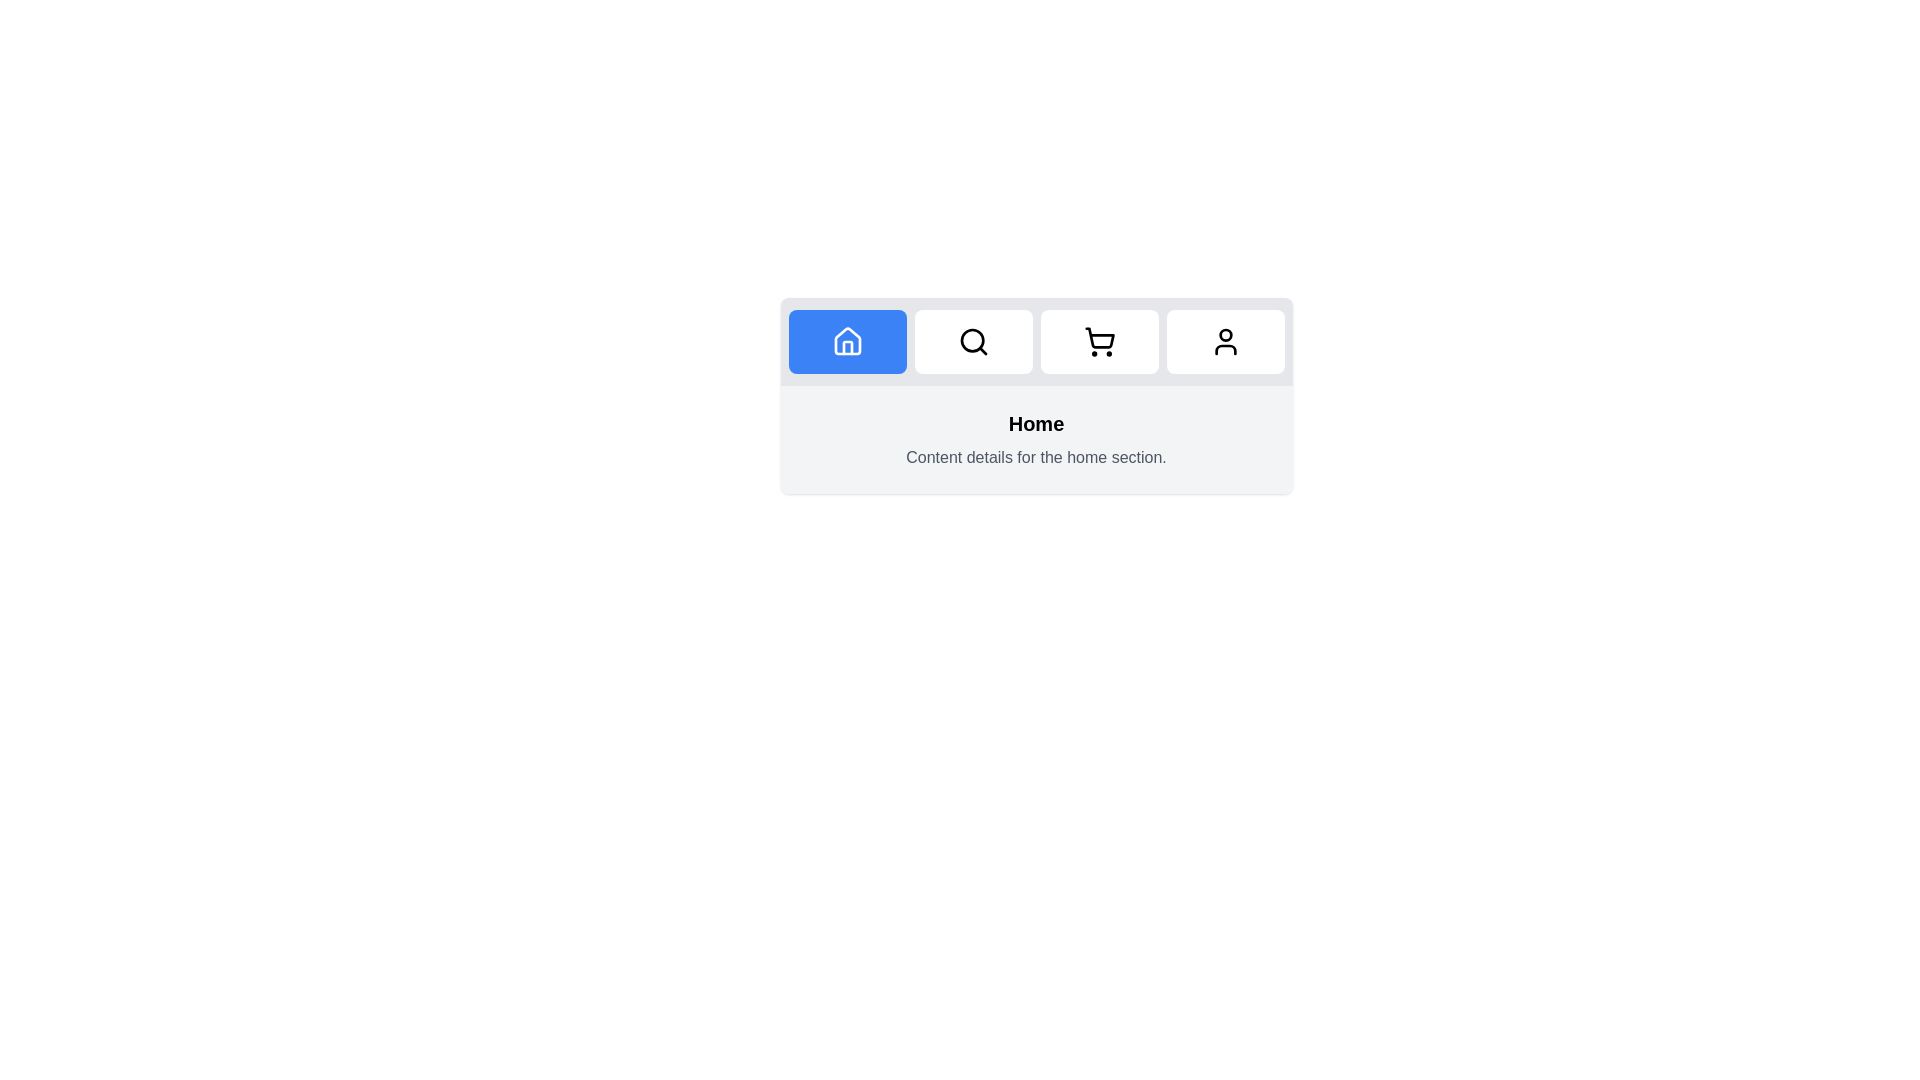 This screenshot has height=1080, width=1920. What do you see at coordinates (973, 341) in the screenshot?
I see `the search icon button located between the blue home icon button and the shopping cart icon button` at bounding box center [973, 341].